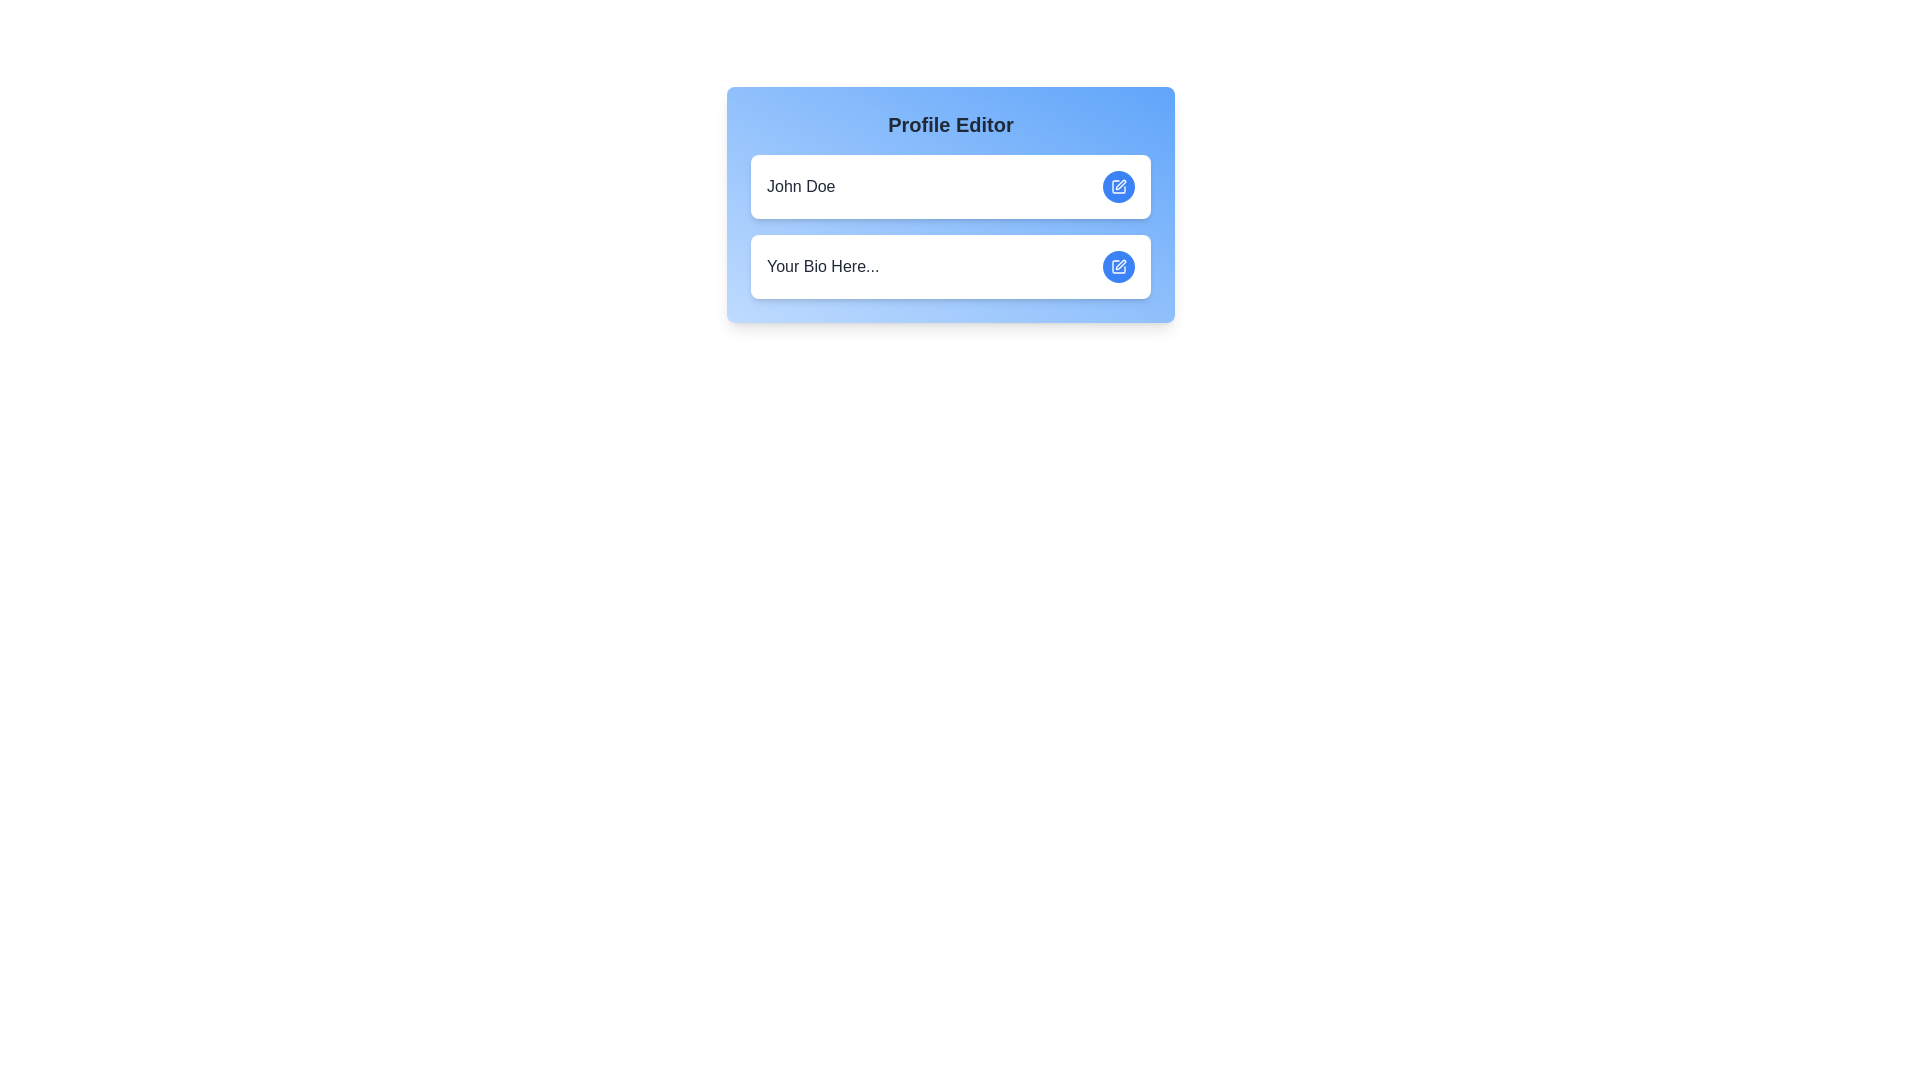 This screenshot has width=1920, height=1080. What do you see at coordinates (801, 186) in the screenshot?
I see `the text 'John Doe'` at bounding box center [801, 186].